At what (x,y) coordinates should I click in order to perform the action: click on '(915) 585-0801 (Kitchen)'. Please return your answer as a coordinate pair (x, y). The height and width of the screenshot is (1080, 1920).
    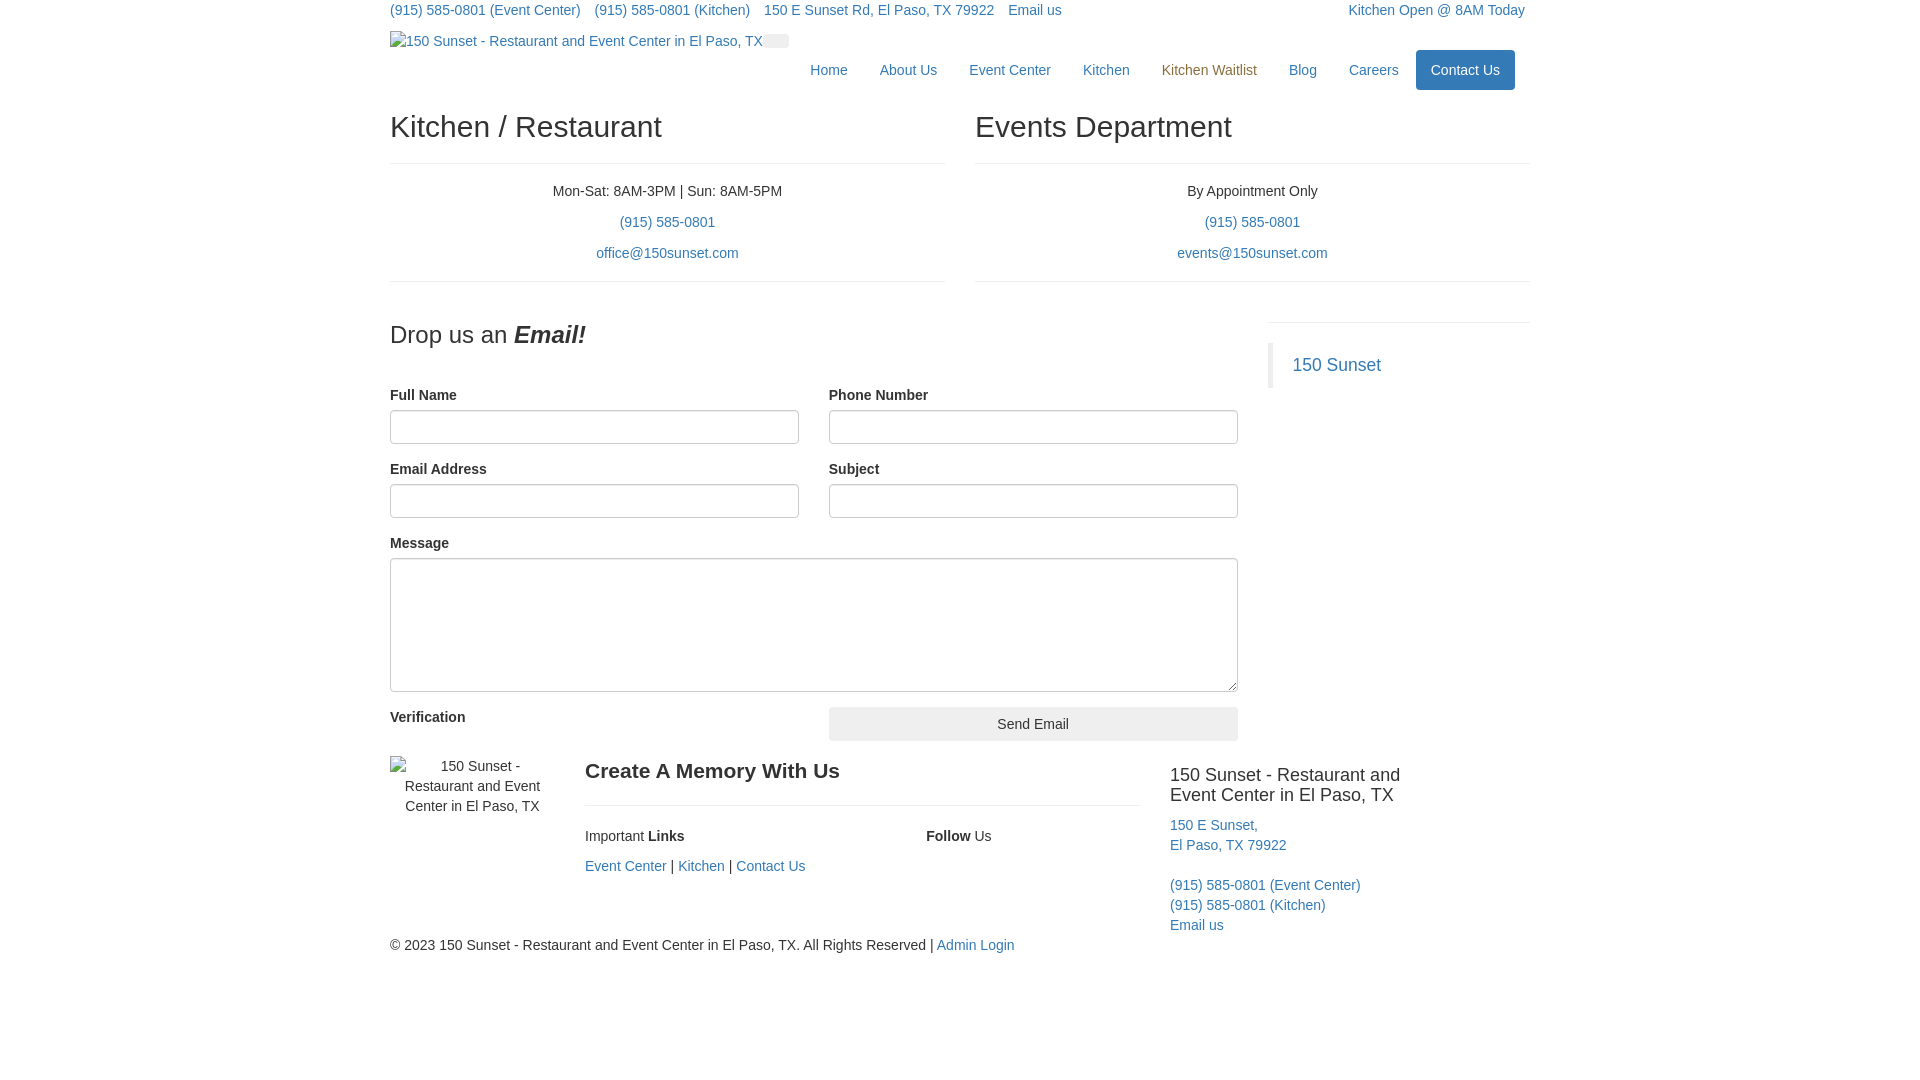
    Looking at the image, I should click on (672, 10).